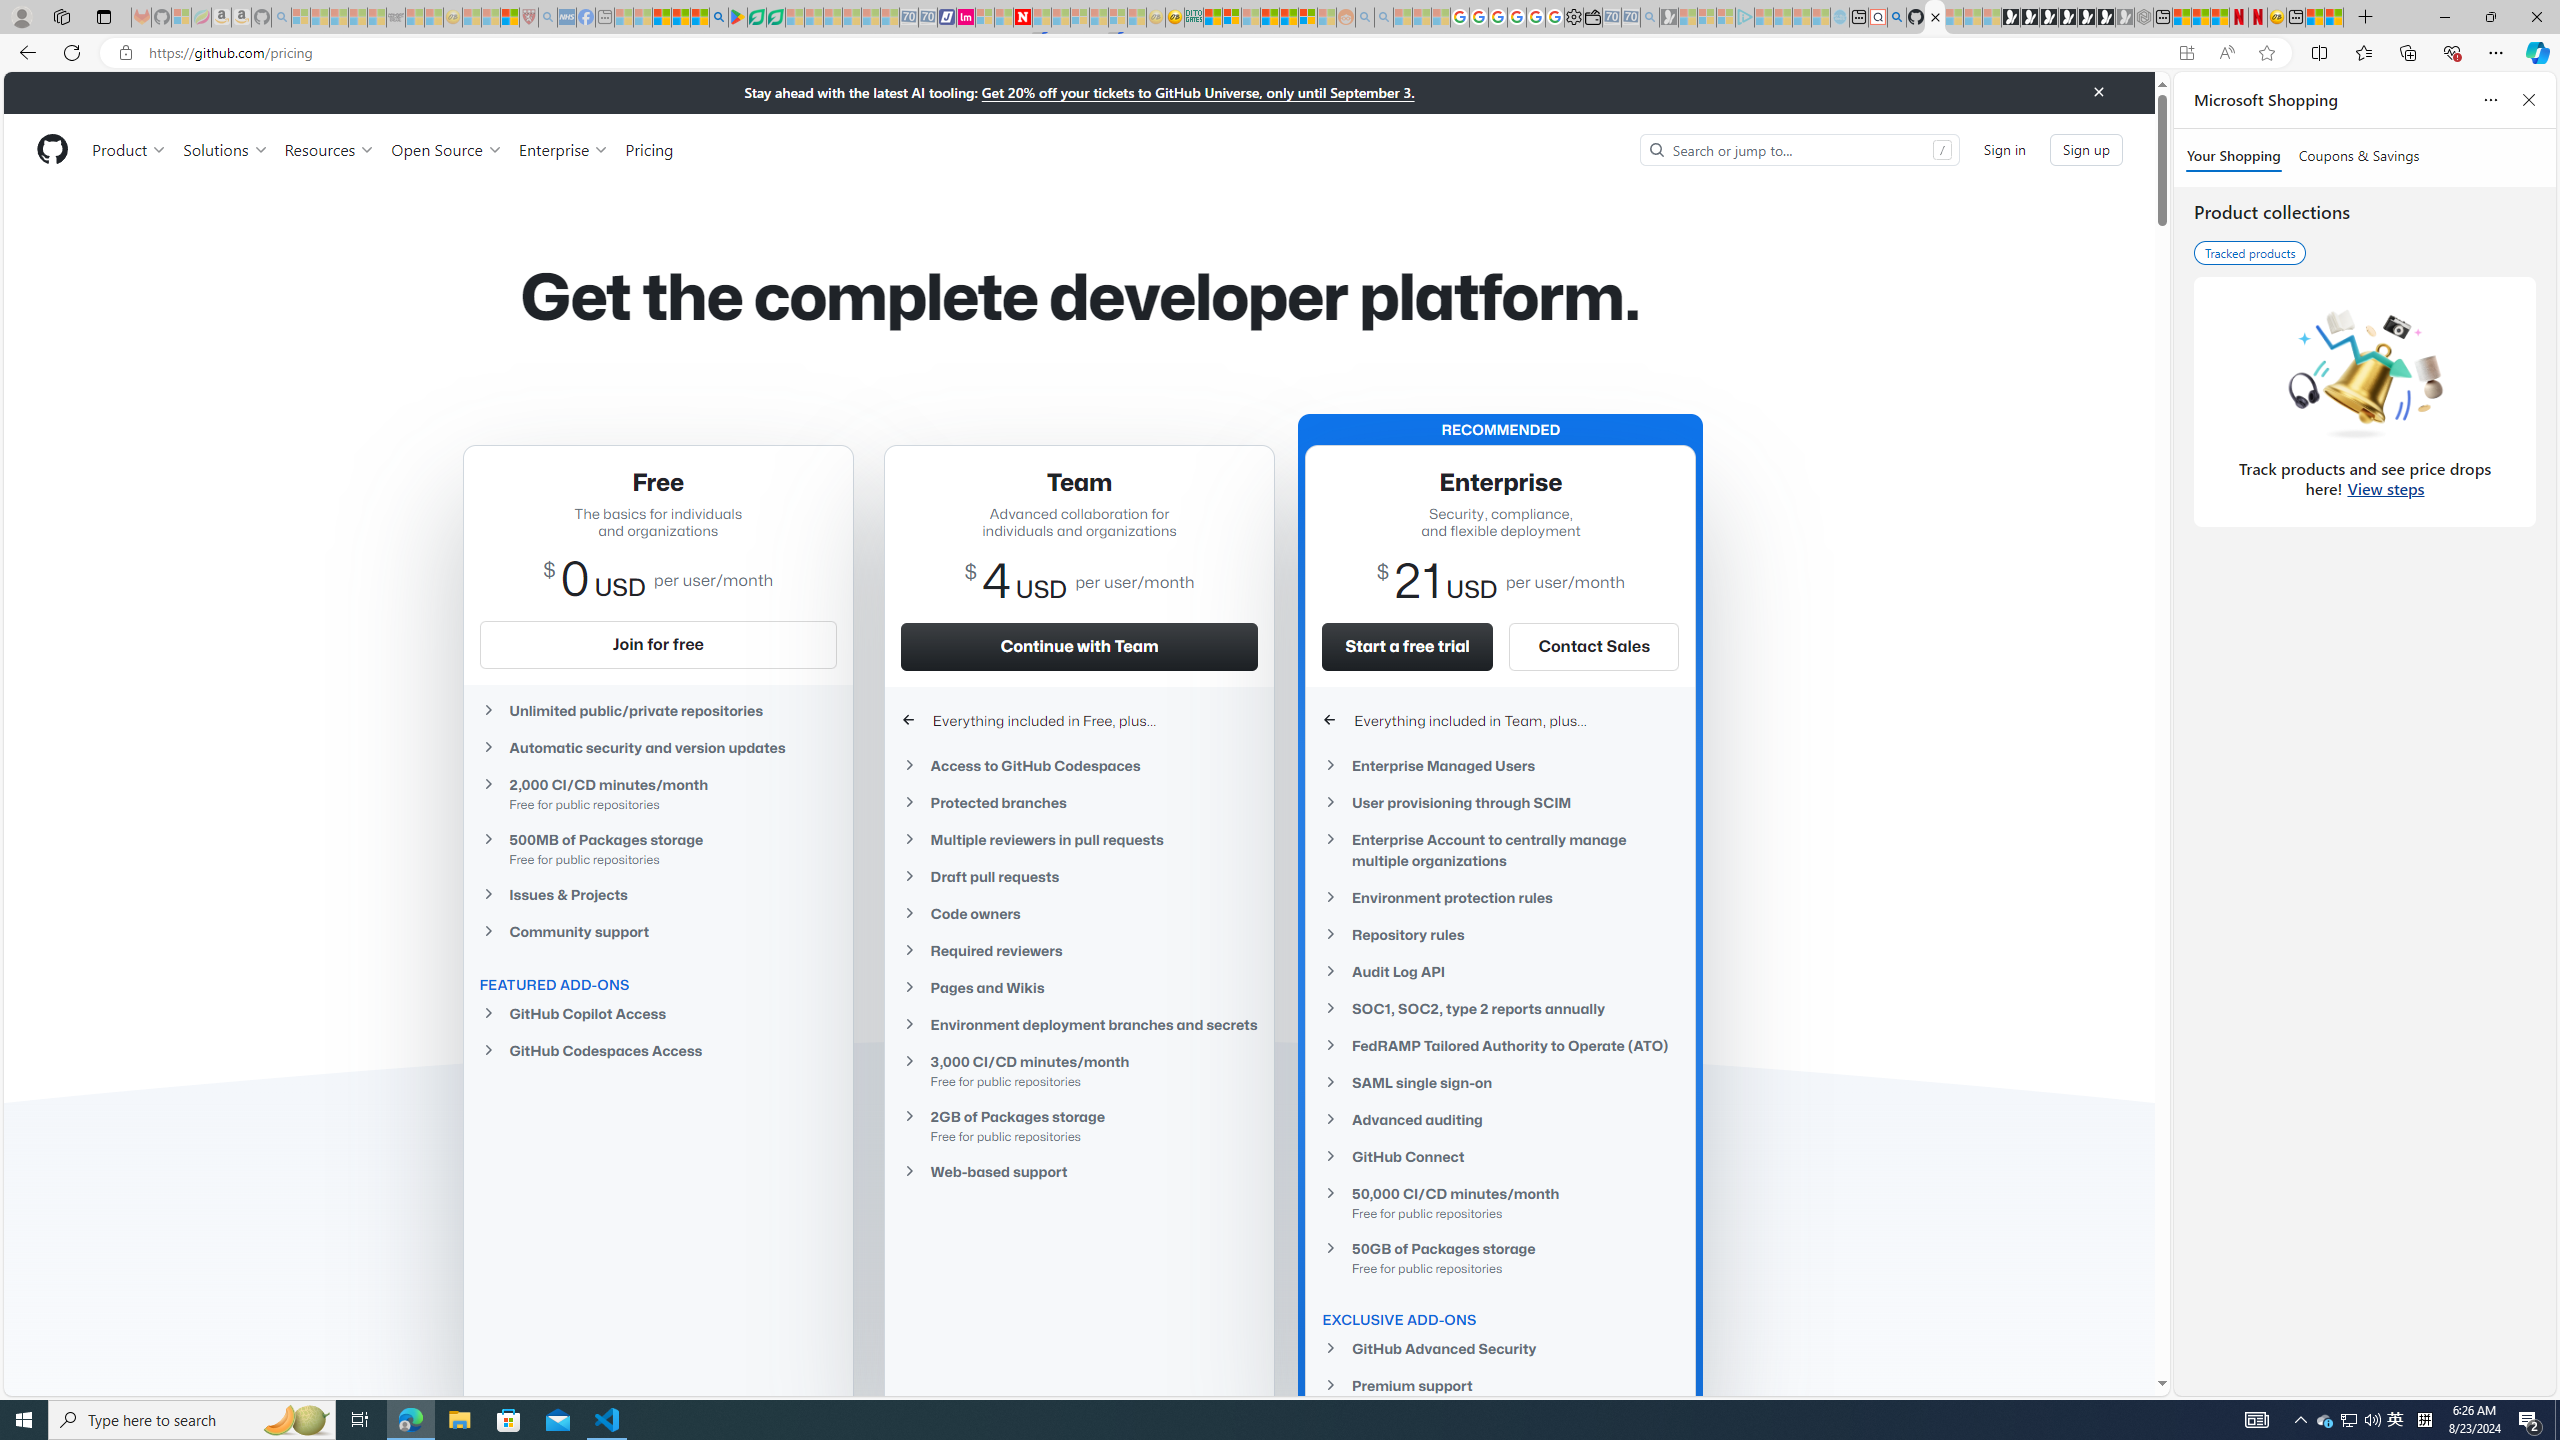  What do you see at coordinates (656, 930) in the screenshot?
I see `'Community support'` at bounding box center [656, 930].